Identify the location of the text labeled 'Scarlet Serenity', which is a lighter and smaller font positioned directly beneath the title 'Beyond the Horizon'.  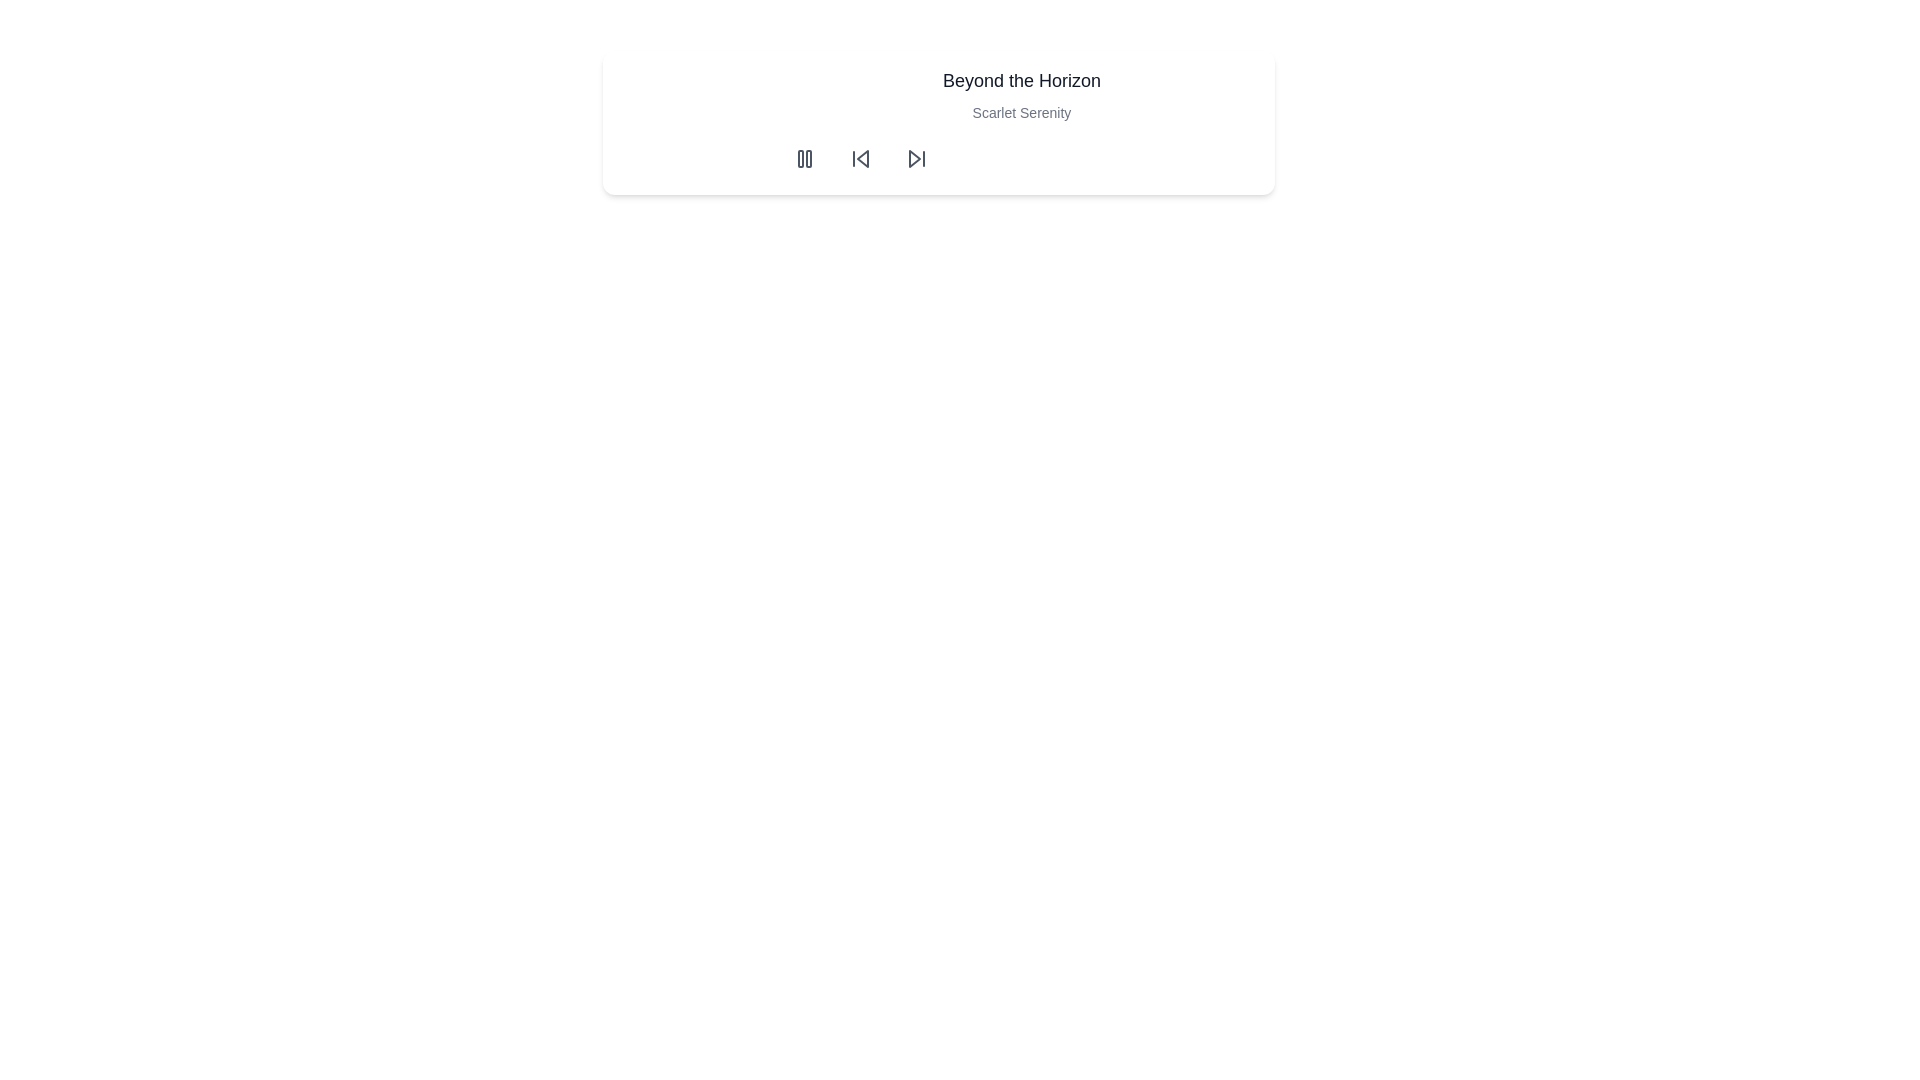
(1022, 112).